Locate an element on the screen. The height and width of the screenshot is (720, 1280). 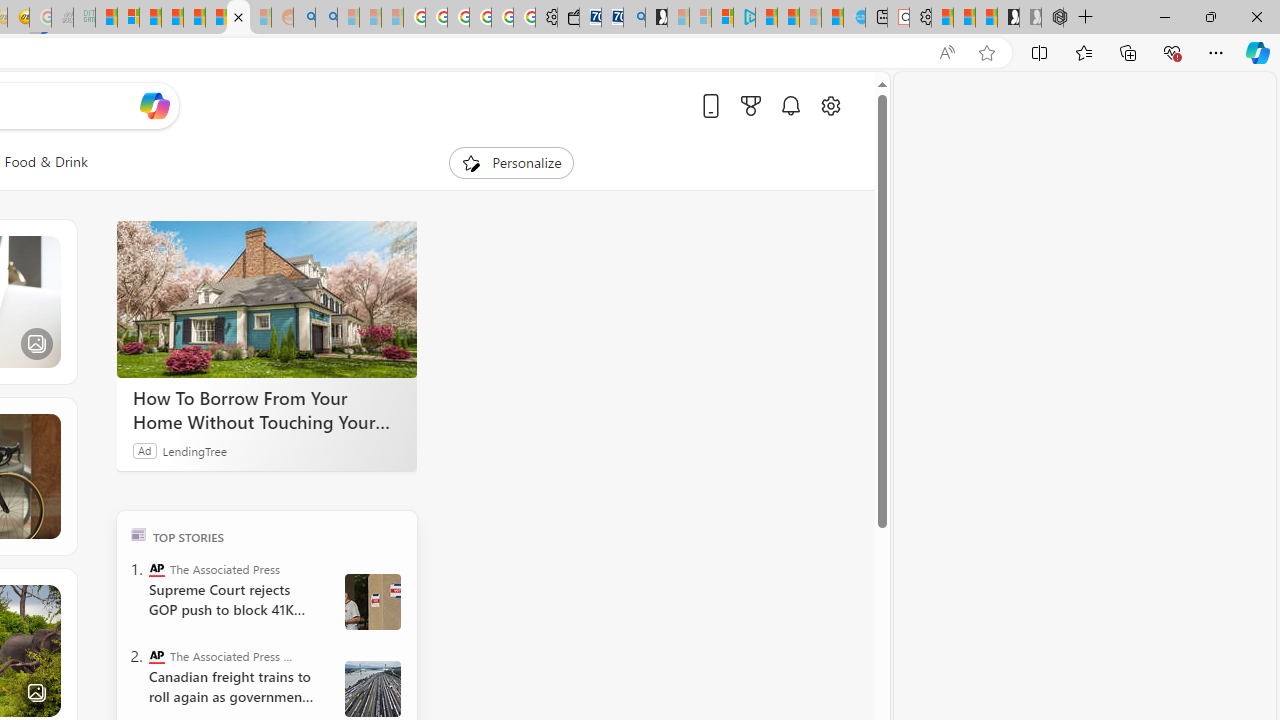
'TOP' is located at coordinates (137, 533).